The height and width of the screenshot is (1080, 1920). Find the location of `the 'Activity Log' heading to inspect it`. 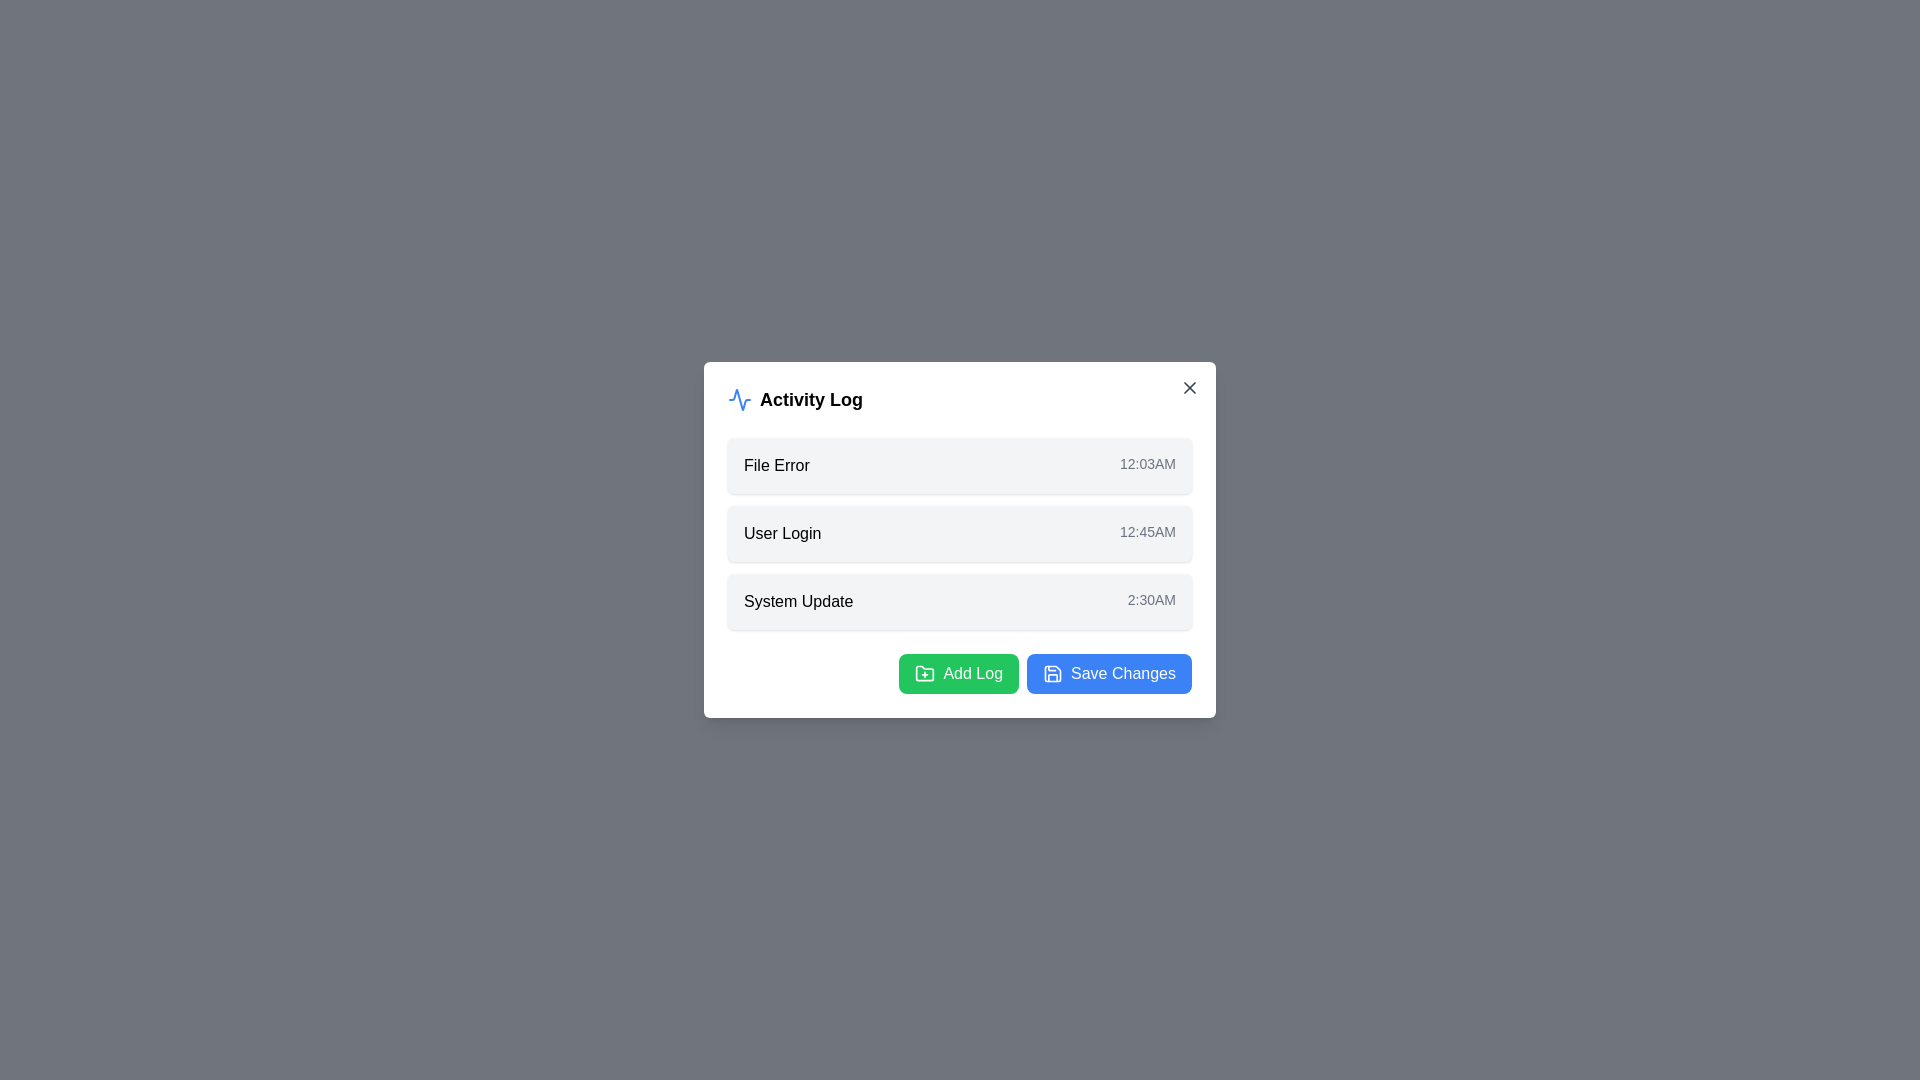

the 'Activity Log' heading to inspect it is located at coordinates (960, 400).